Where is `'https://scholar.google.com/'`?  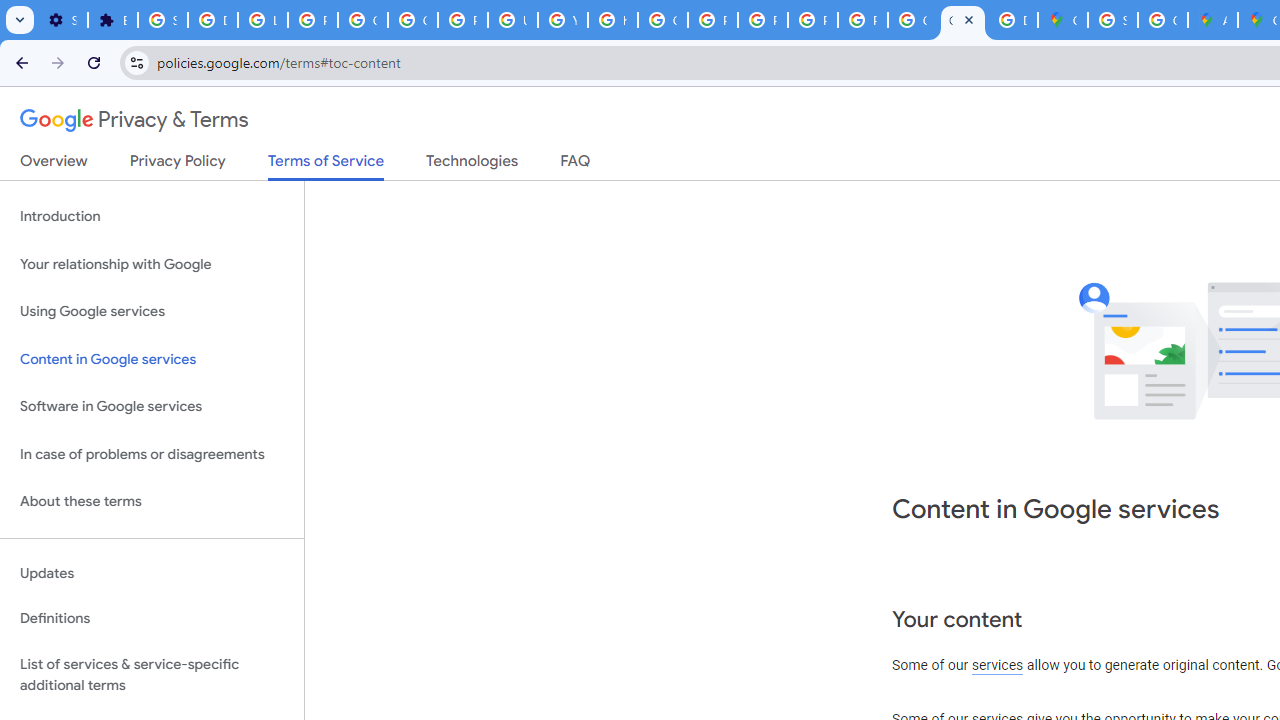 'https://scholar.google.com/' is located at coordinates (611, 20).